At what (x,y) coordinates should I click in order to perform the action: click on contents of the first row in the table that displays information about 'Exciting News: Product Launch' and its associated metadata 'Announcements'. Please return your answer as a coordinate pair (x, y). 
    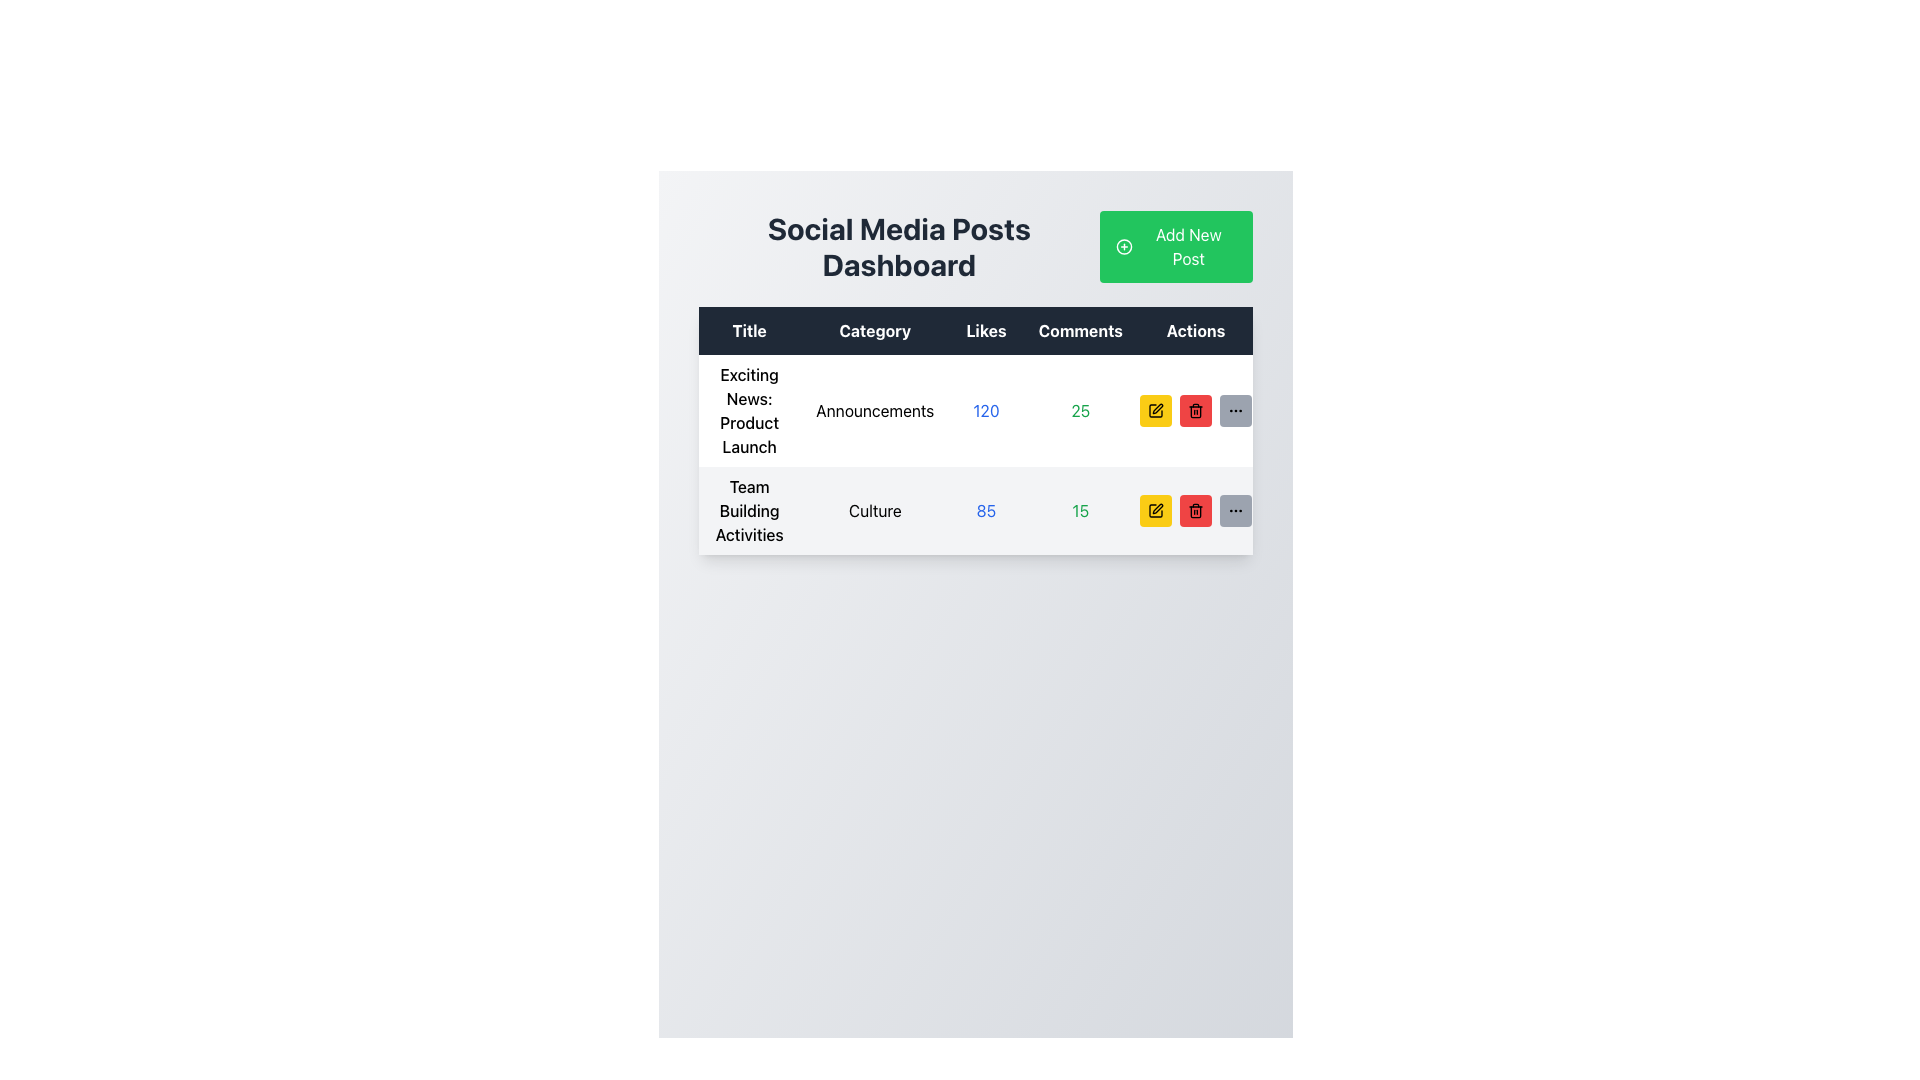
    Looking at the image, I should click on (975, 410).